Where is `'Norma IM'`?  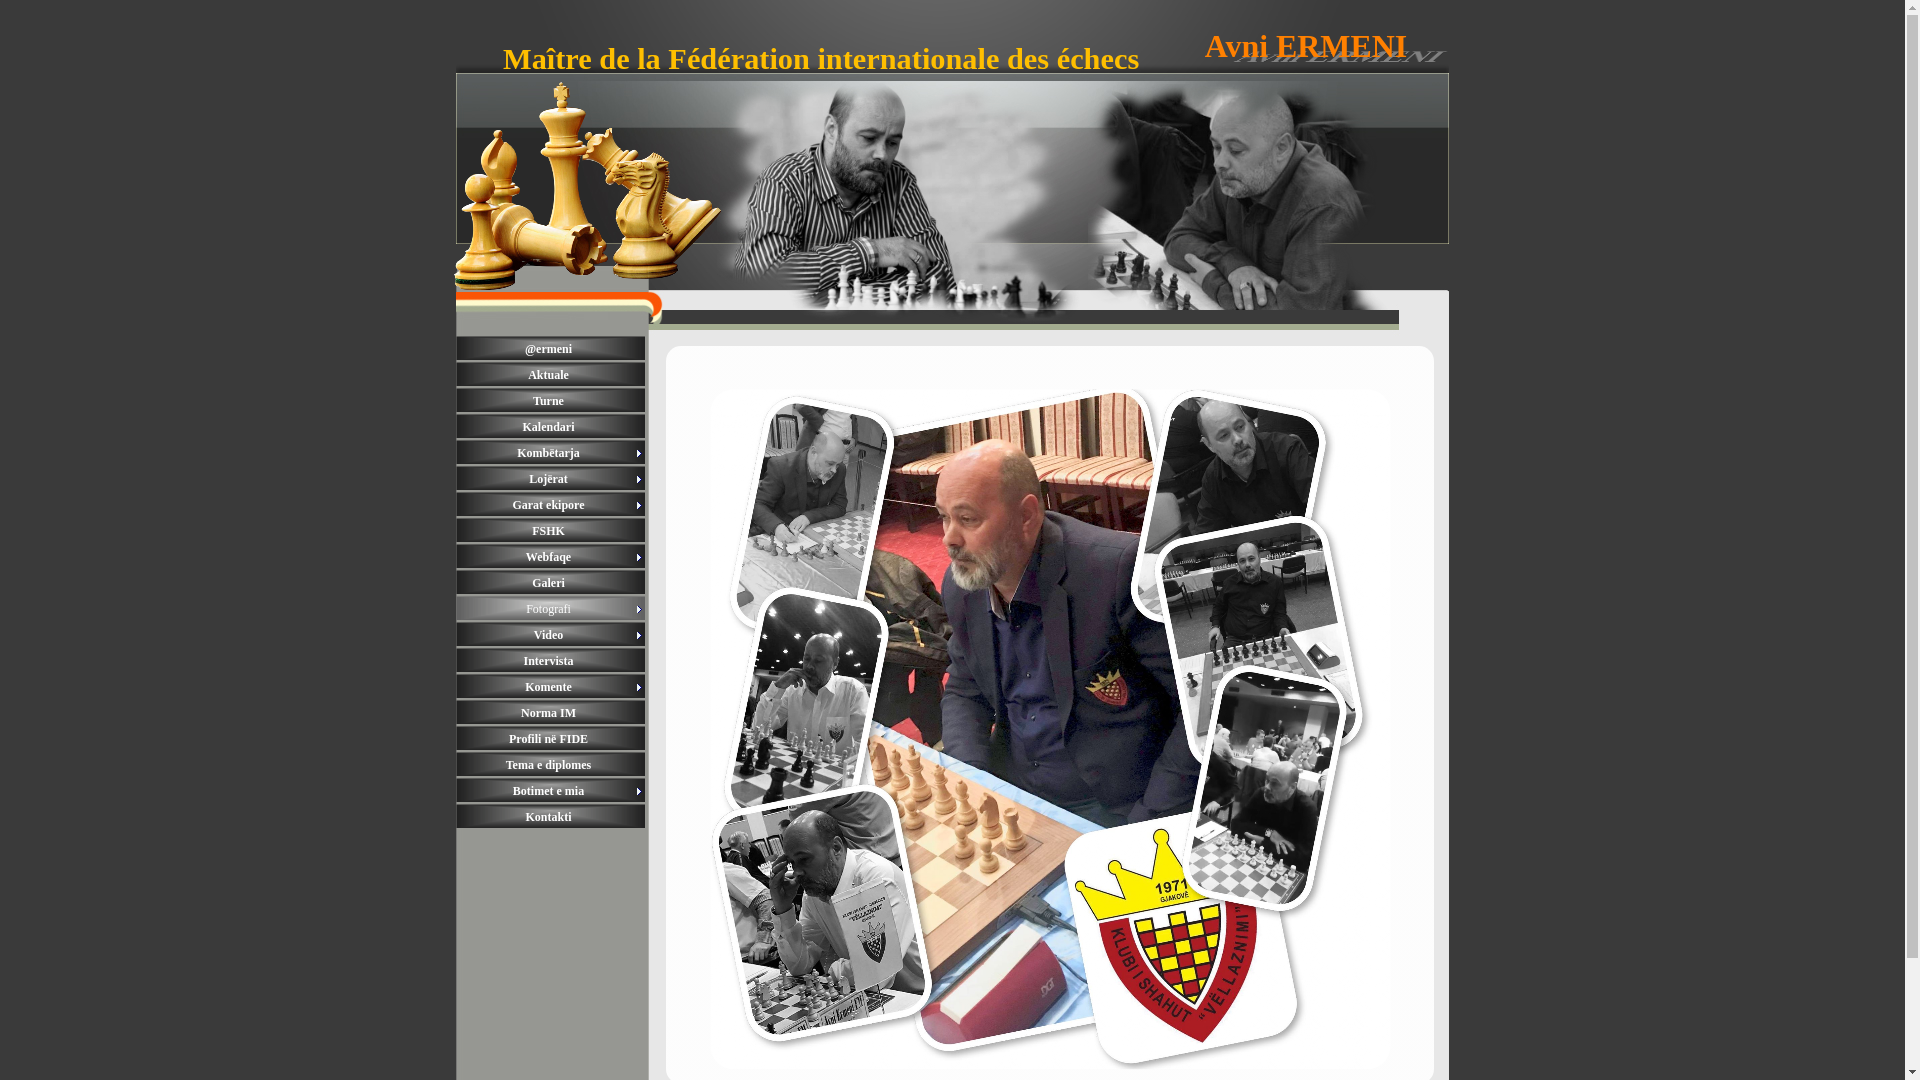 'Norma IM' is located at coordinates (551, 712).